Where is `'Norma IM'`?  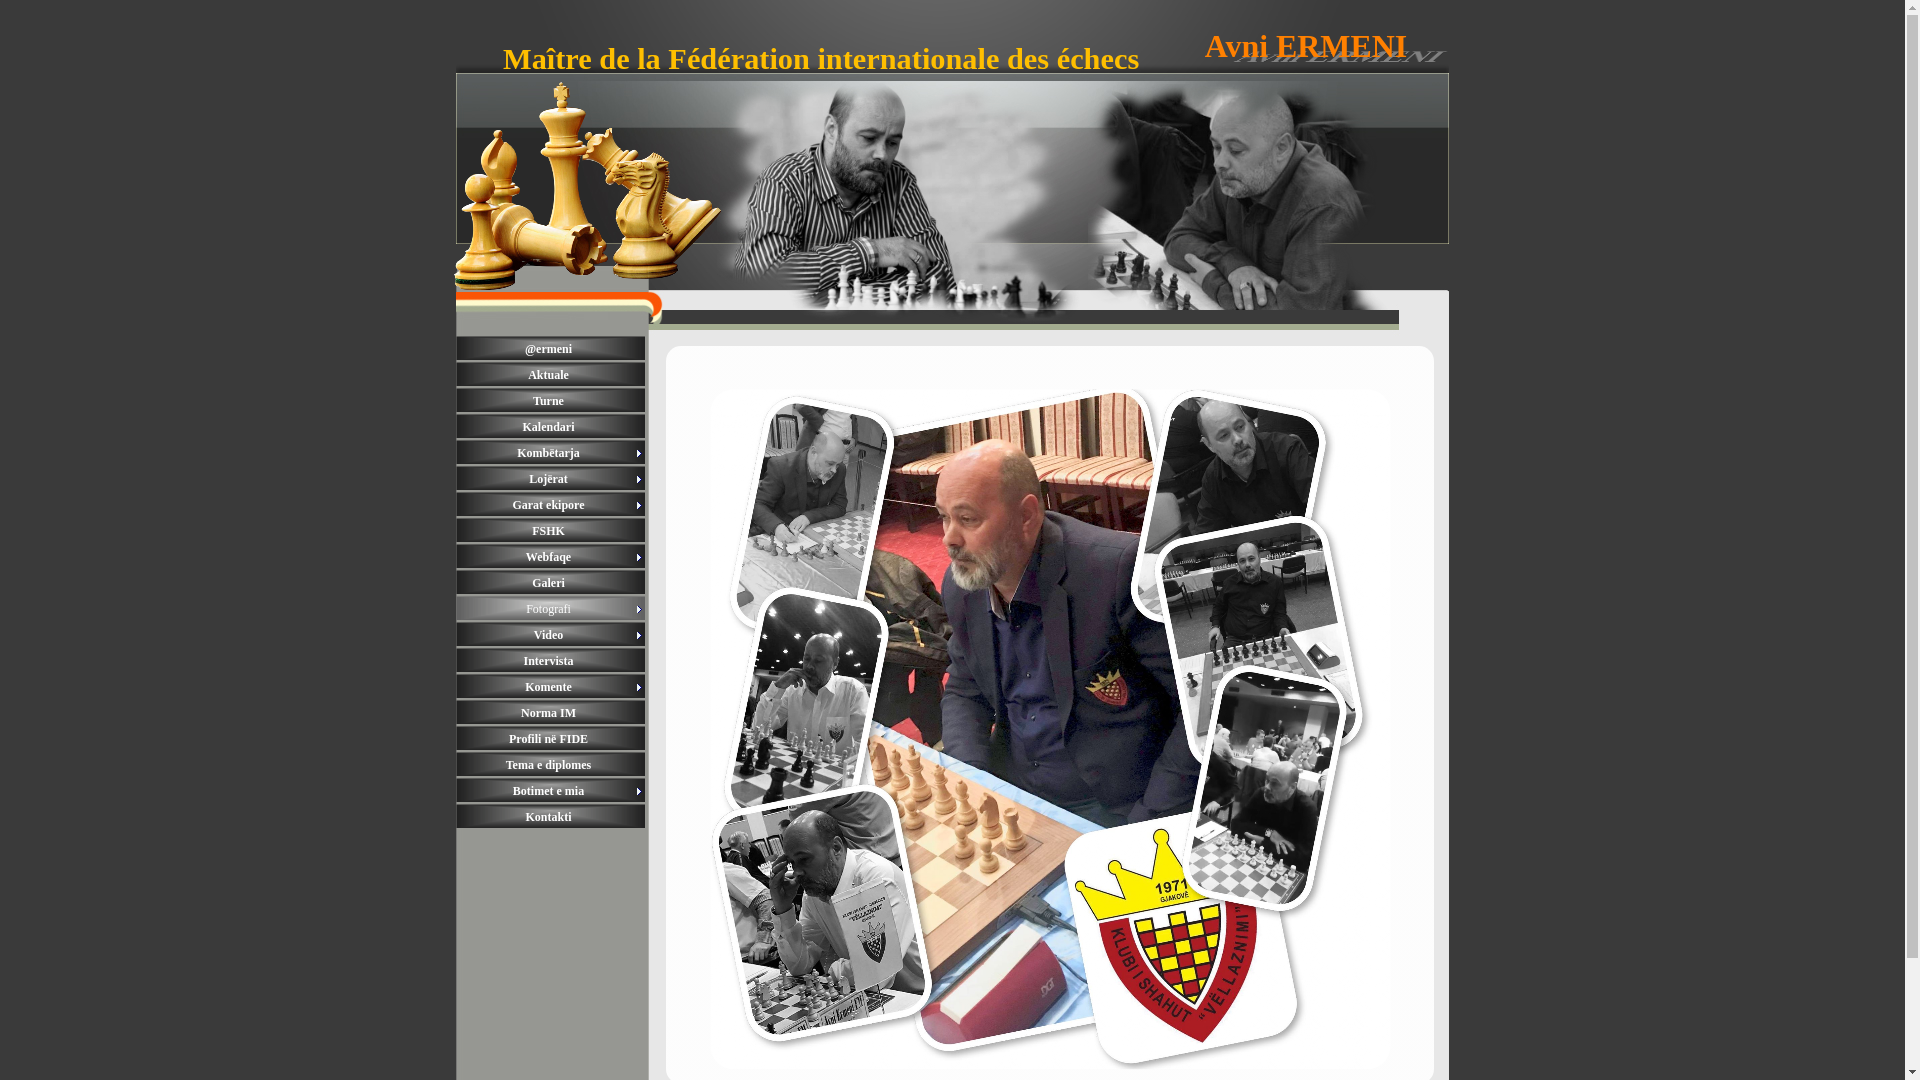 'Norma IM' is located at coordinates (551, 712).